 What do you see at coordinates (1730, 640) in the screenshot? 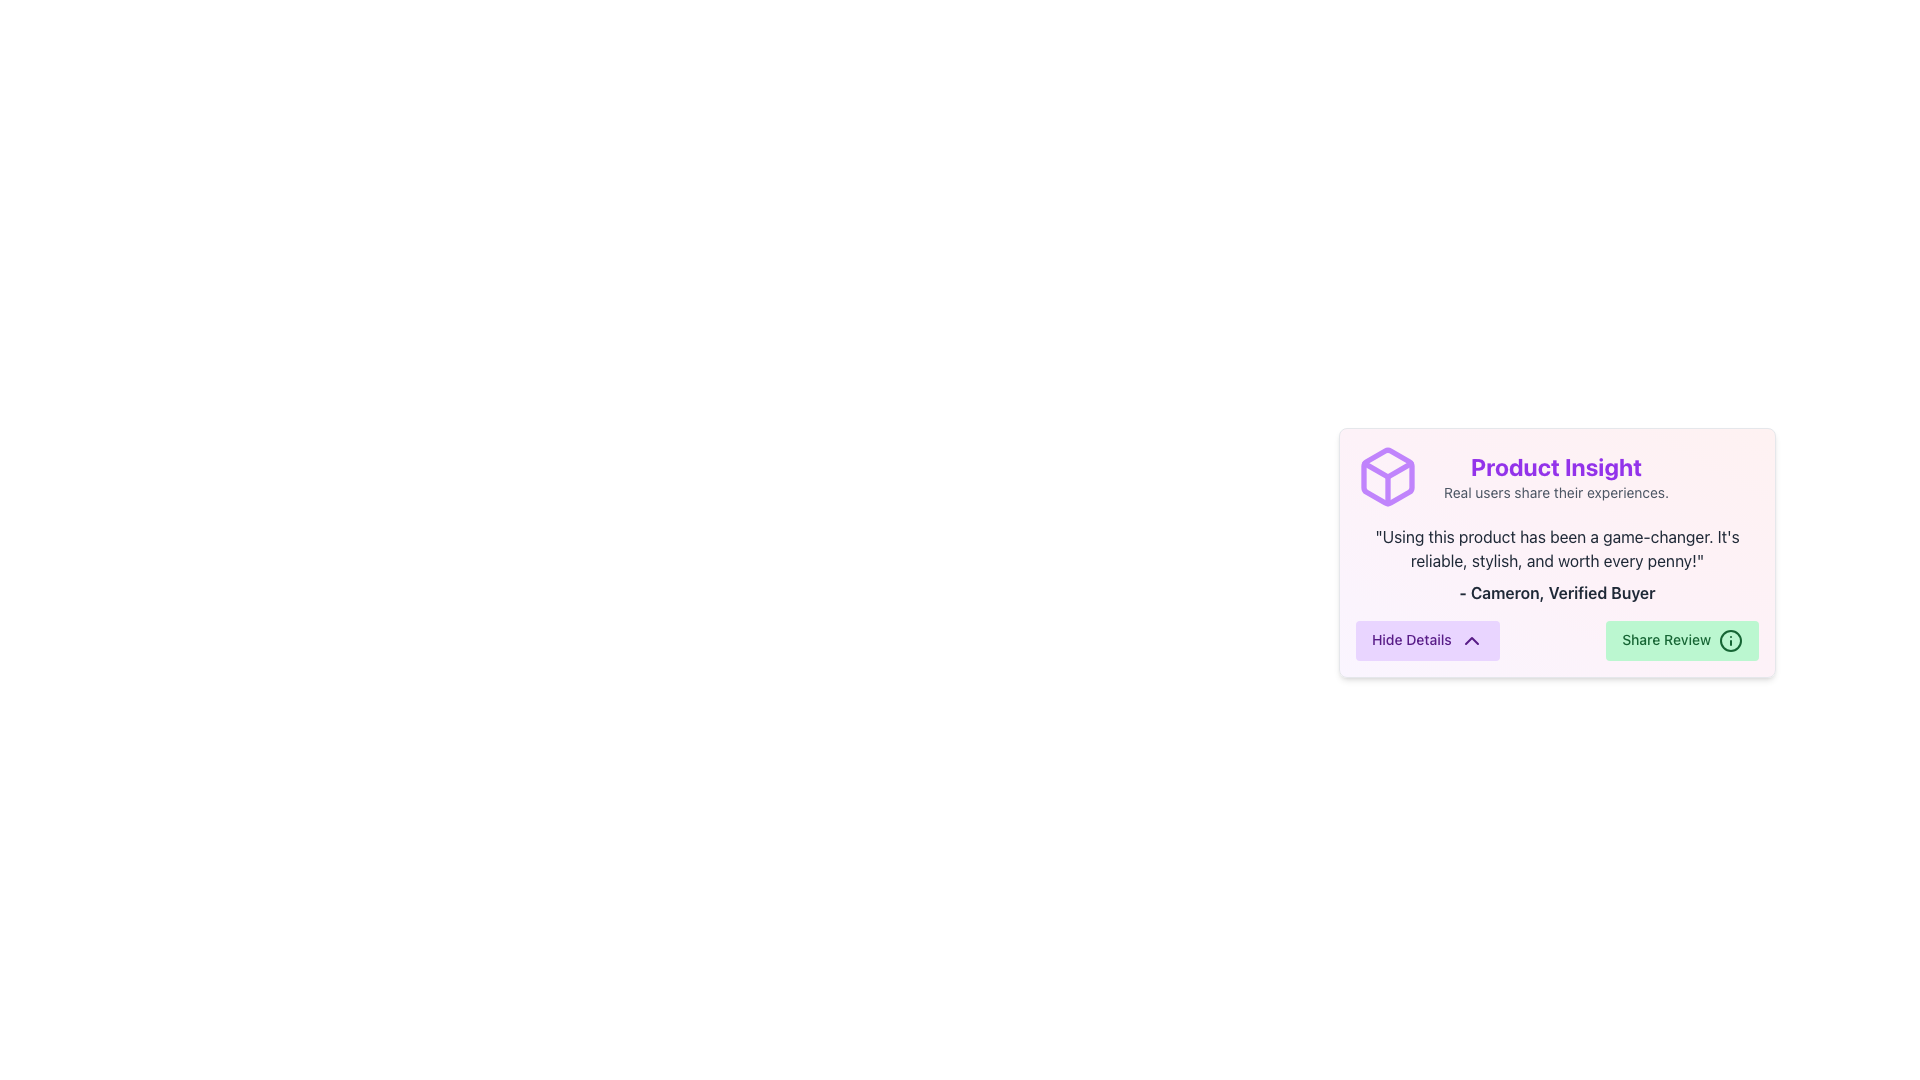
I see `the circular graphical component of the information icon within the 'Share Review' button located at the bottom-right corner of the user review card` at bounding box center [1730, 640].